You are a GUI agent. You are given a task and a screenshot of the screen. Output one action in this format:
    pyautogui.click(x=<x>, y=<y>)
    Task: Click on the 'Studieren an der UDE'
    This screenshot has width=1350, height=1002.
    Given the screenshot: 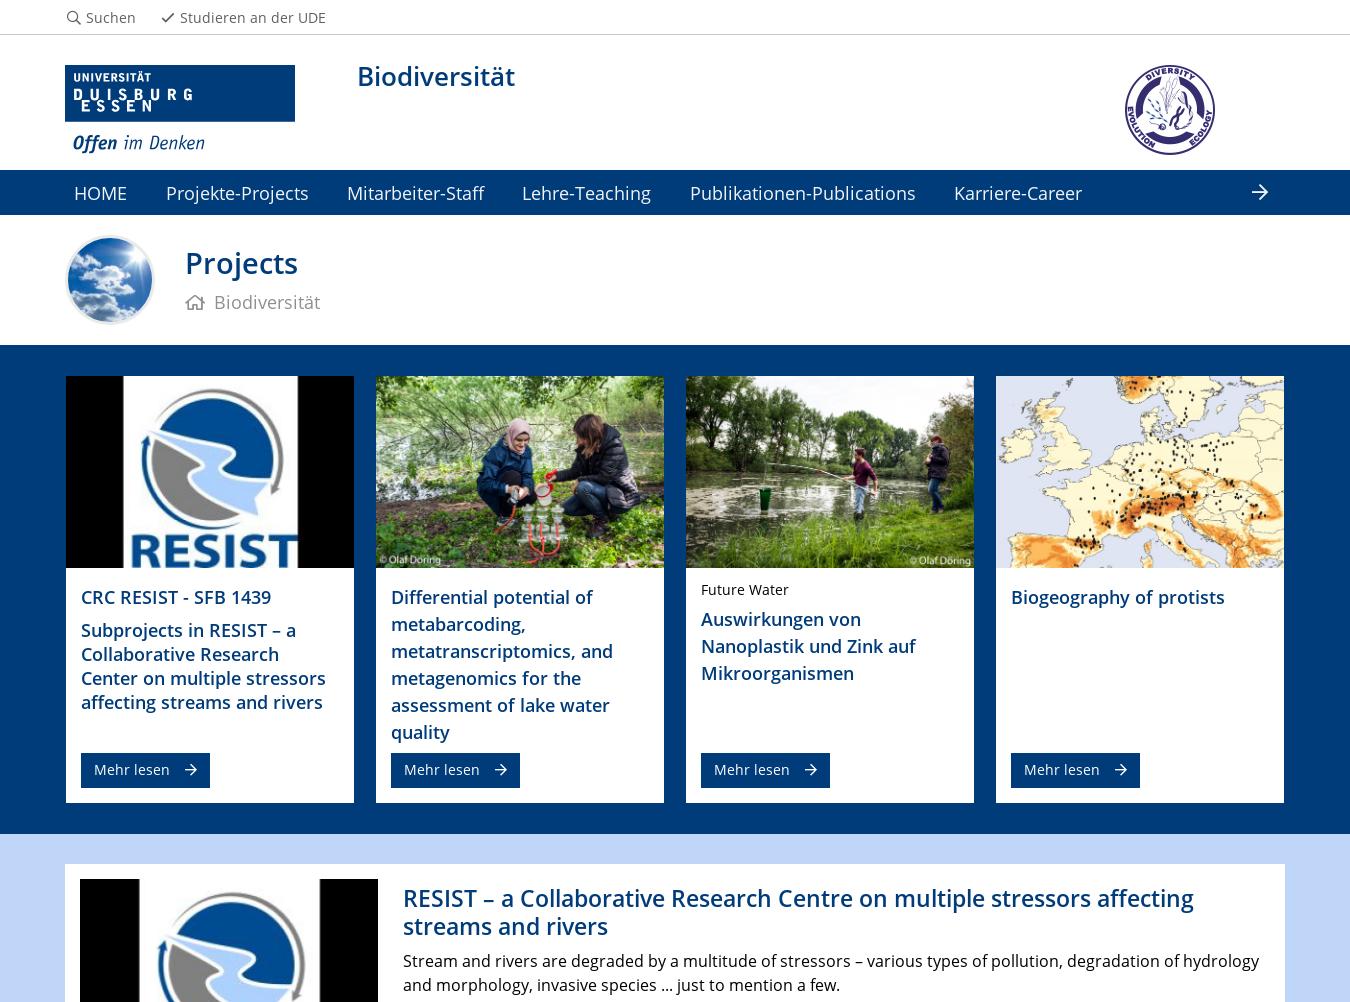 What is the action you would take?
    pyautogui.click(x=251, y=16)
    